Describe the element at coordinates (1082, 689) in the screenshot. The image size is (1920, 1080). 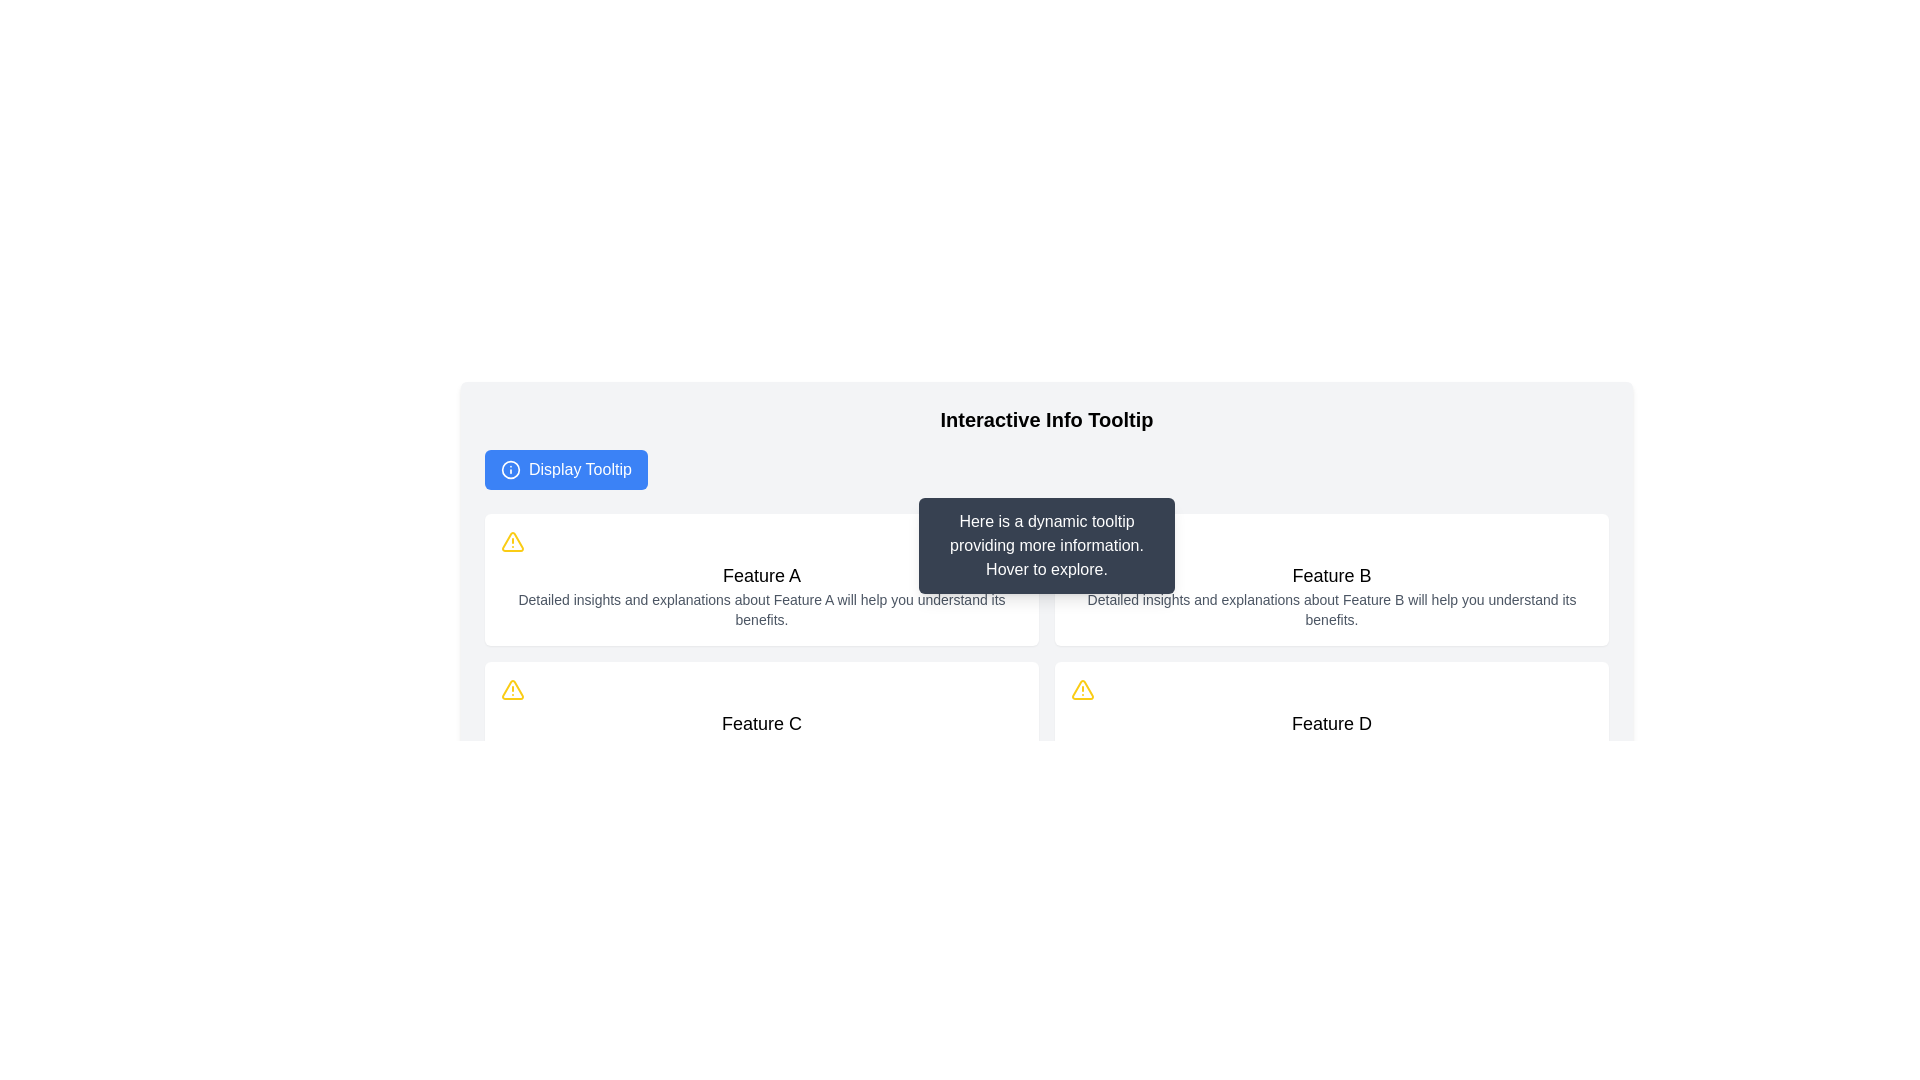
I see `the yellow triangle warning icon located in the upper part of the 'Feature C' section` at that location.